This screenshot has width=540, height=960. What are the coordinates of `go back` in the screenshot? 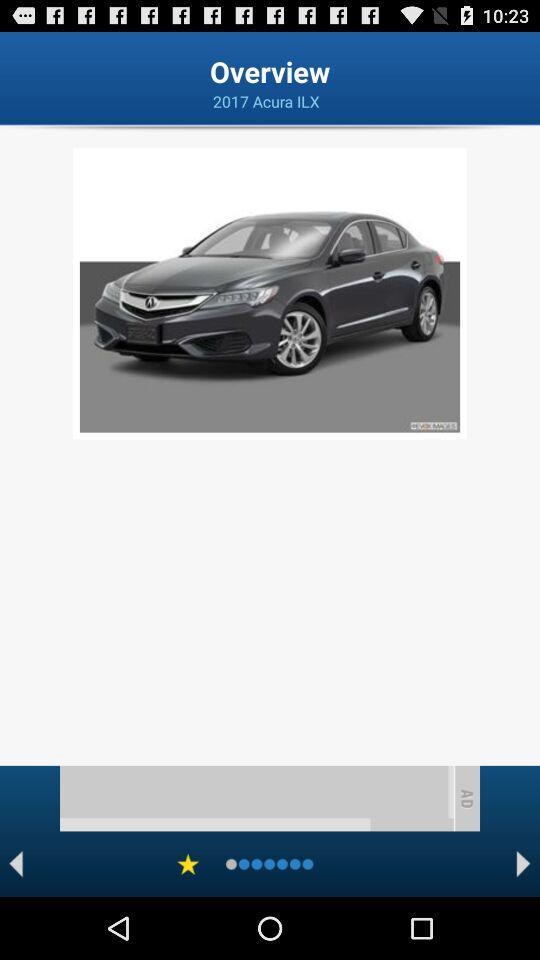 It's located at (15, 863).